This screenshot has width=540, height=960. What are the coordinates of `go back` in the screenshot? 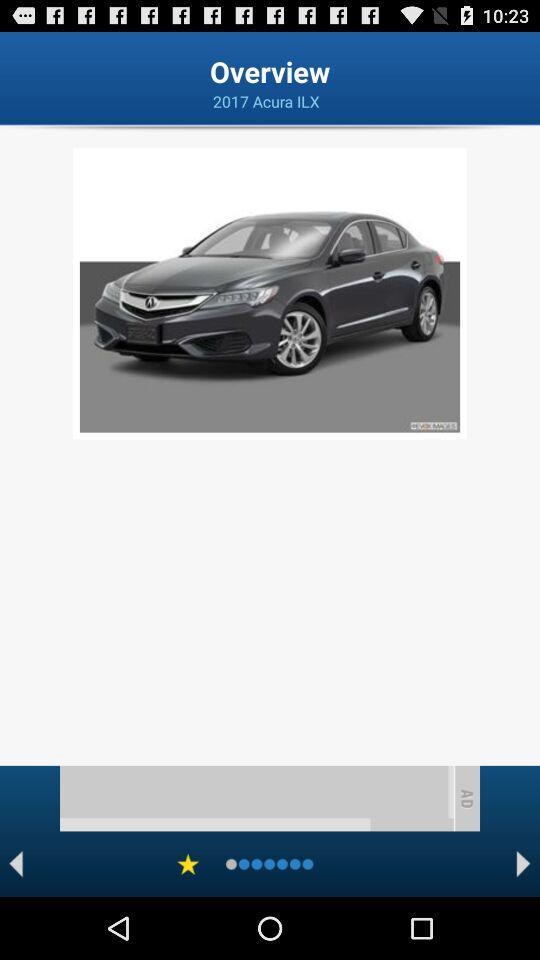 It's located at (15, 863).